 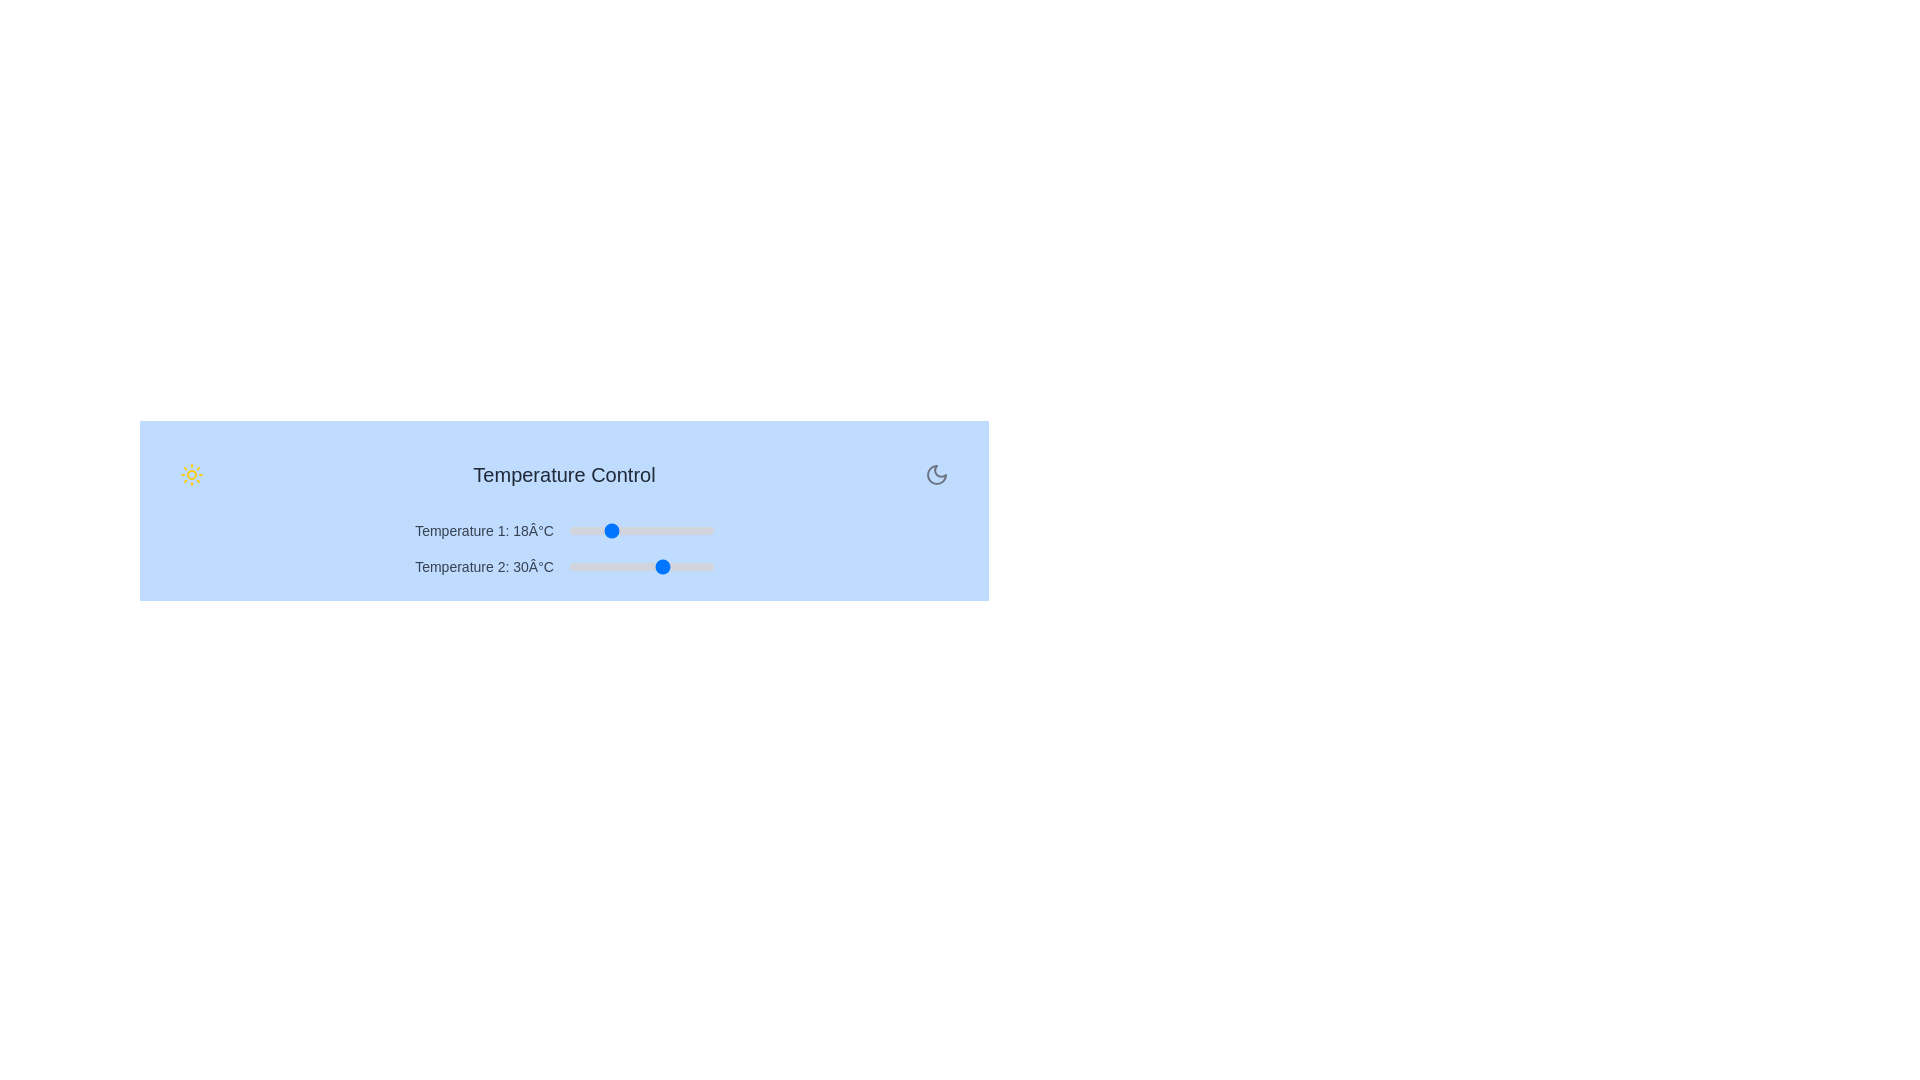 What do you see at coordinates (583, 567) in the screenshot?
I see `the temperature slider` at bounding box center [583, 567].